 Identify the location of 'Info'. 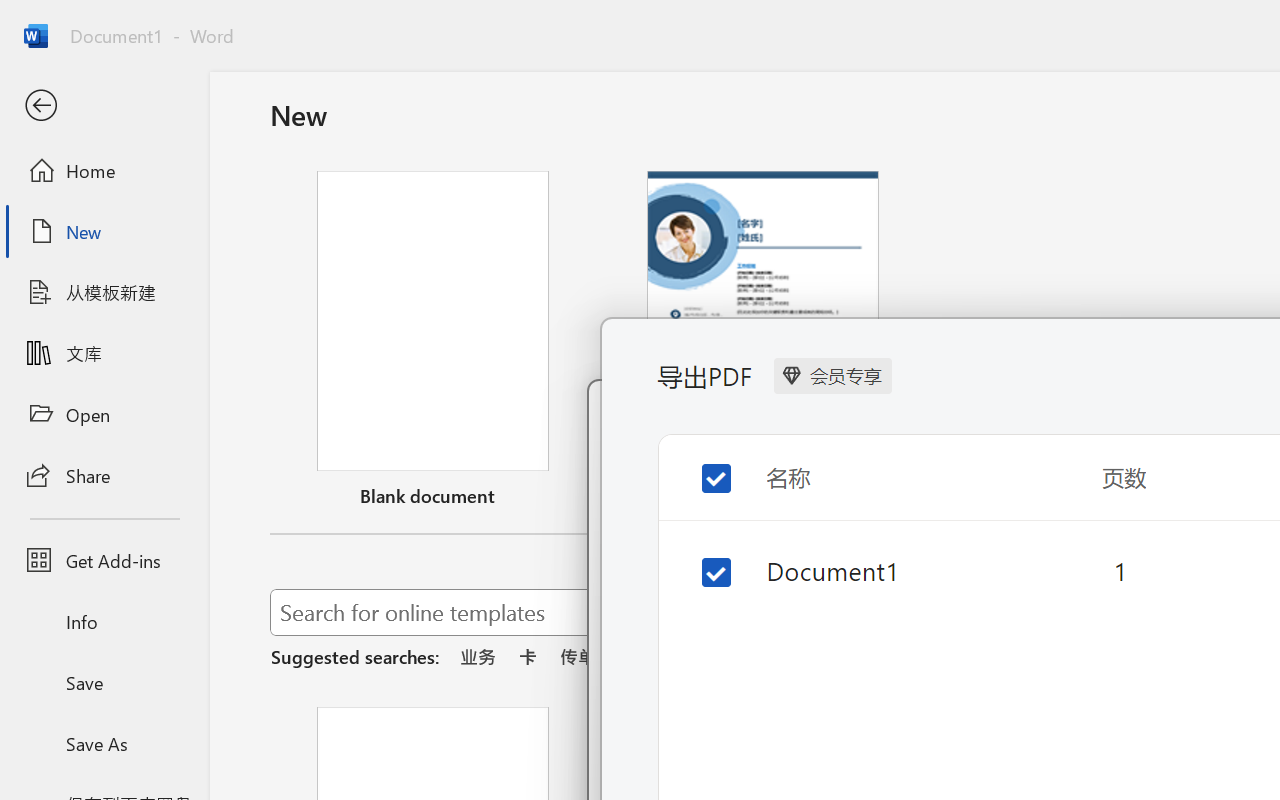
(103, 621).